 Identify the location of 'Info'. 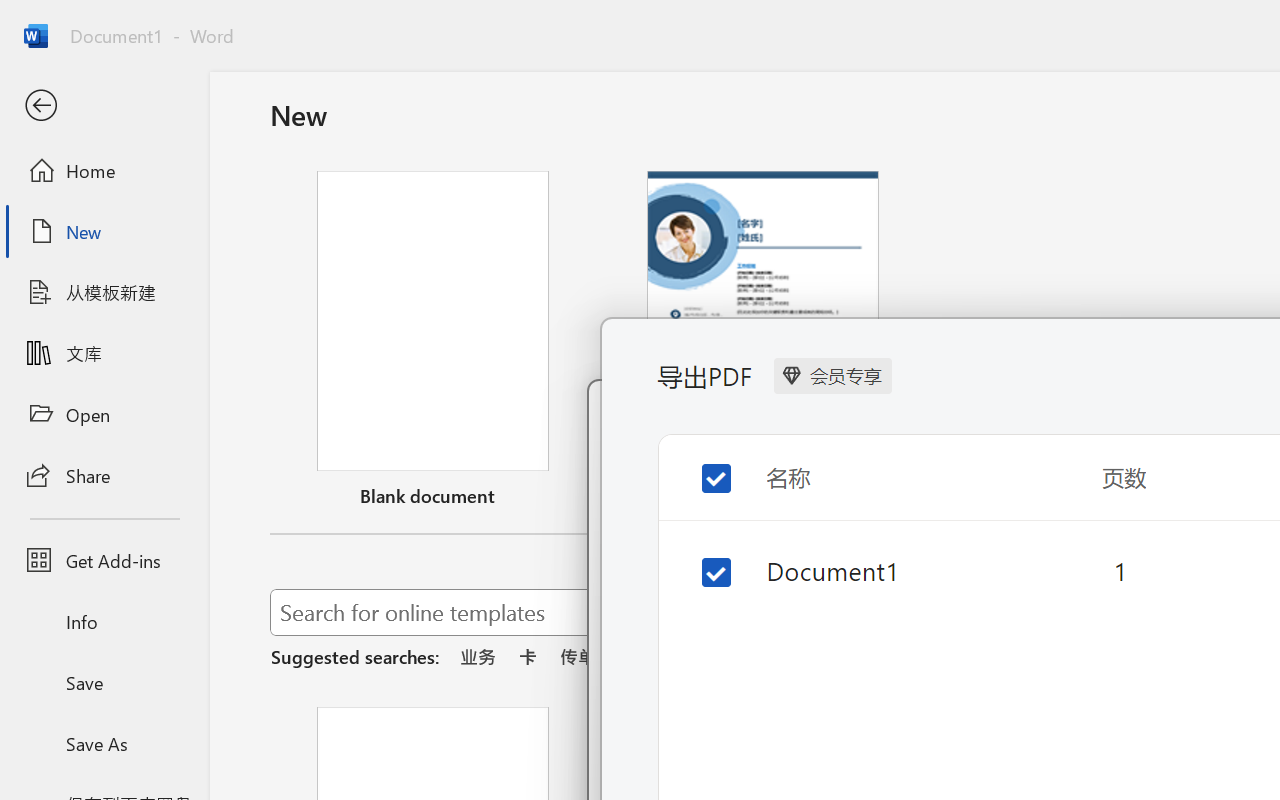
(103, 621).